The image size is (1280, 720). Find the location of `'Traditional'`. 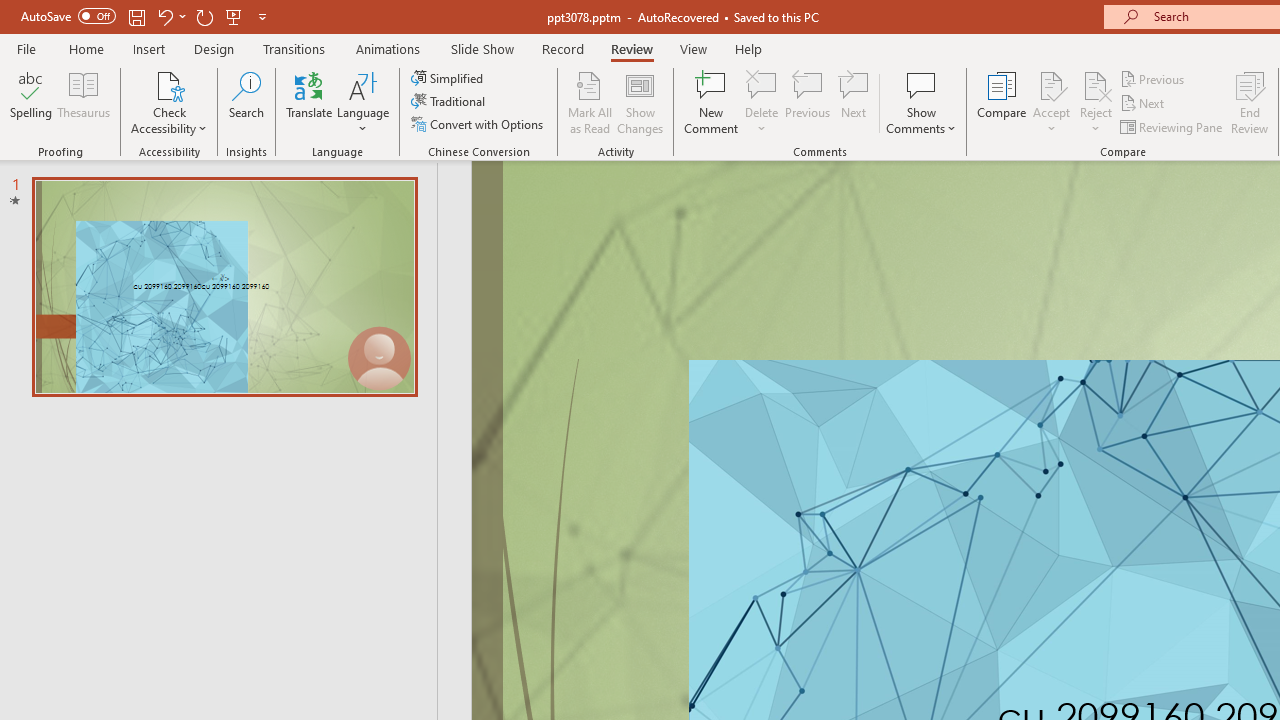

'Traditional' is located at coordinates (448, 101).